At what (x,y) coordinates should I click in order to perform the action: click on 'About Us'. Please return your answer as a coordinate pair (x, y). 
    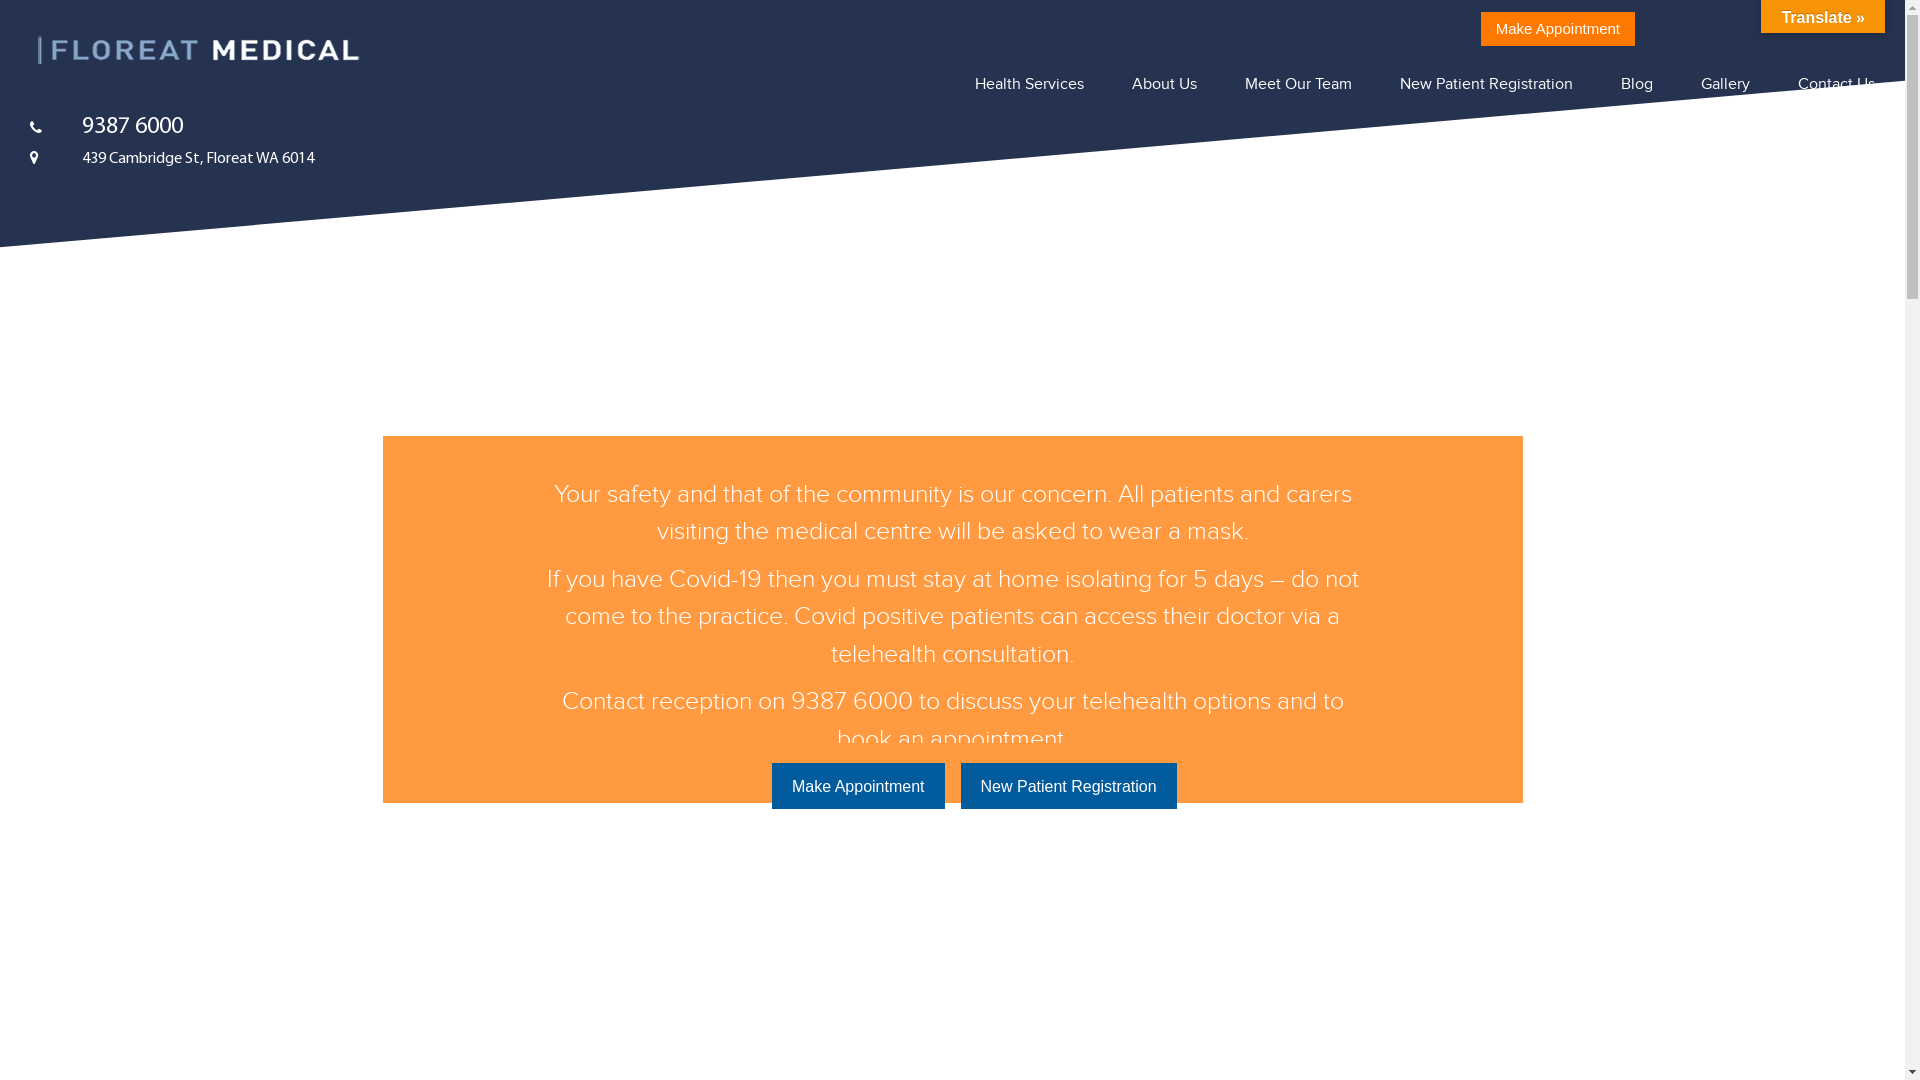
    Looking at the image, I should click on (1164, 83).